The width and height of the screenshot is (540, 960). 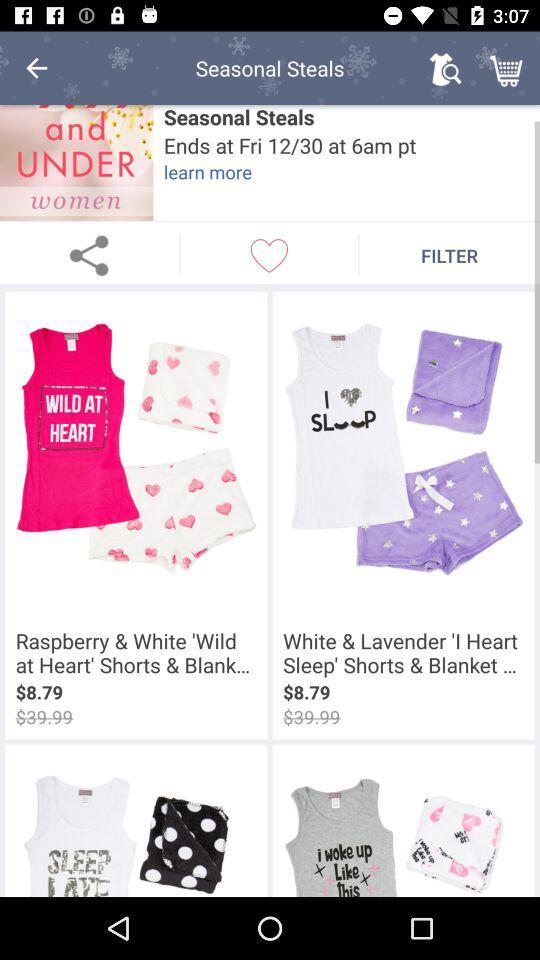 What do you see at coordinates (36, 68) in the screenshot?
I see `icon to the left of the seasonal steals item` at bounding box center [36, 68].